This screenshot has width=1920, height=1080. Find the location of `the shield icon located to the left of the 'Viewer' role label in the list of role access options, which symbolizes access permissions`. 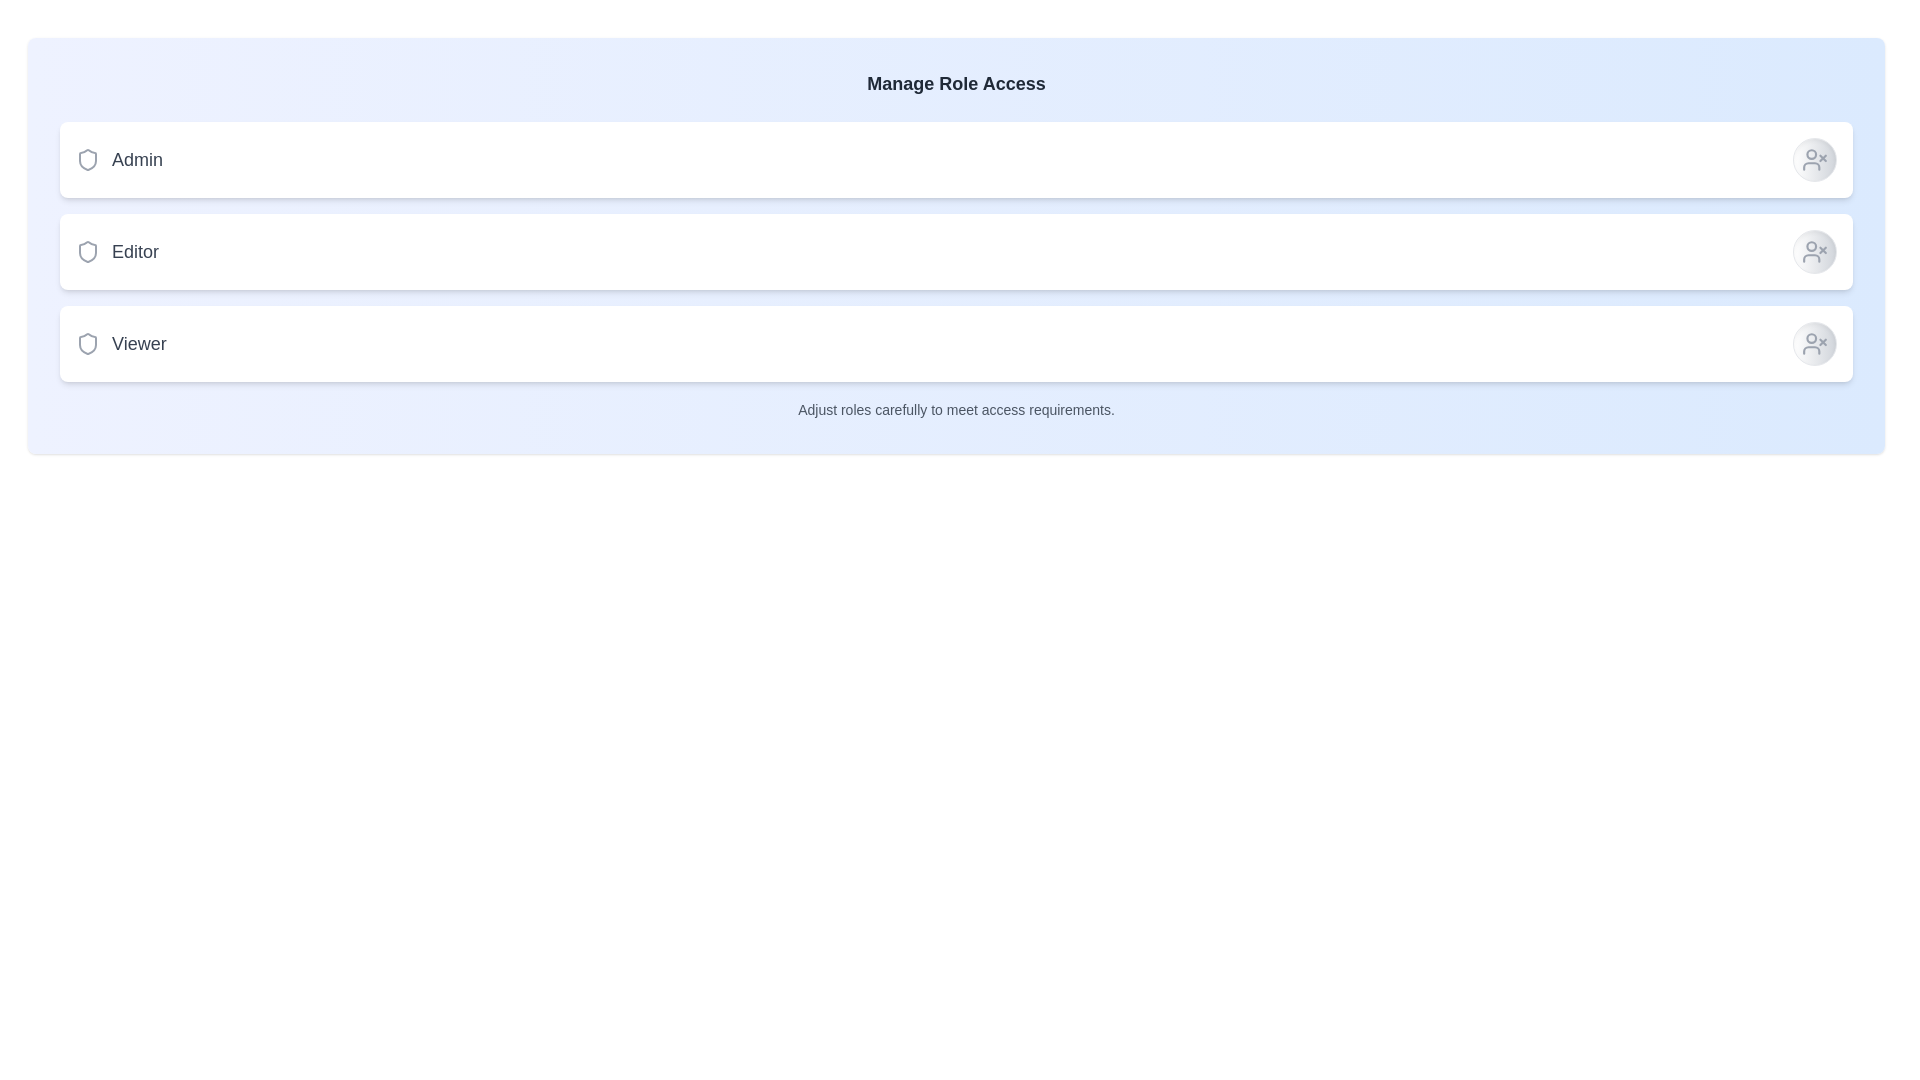

the shield icon located to the left of the 'Viewer' role label in the list of role access options, which symbolizes access permissions is located at coordinates (86, 342).